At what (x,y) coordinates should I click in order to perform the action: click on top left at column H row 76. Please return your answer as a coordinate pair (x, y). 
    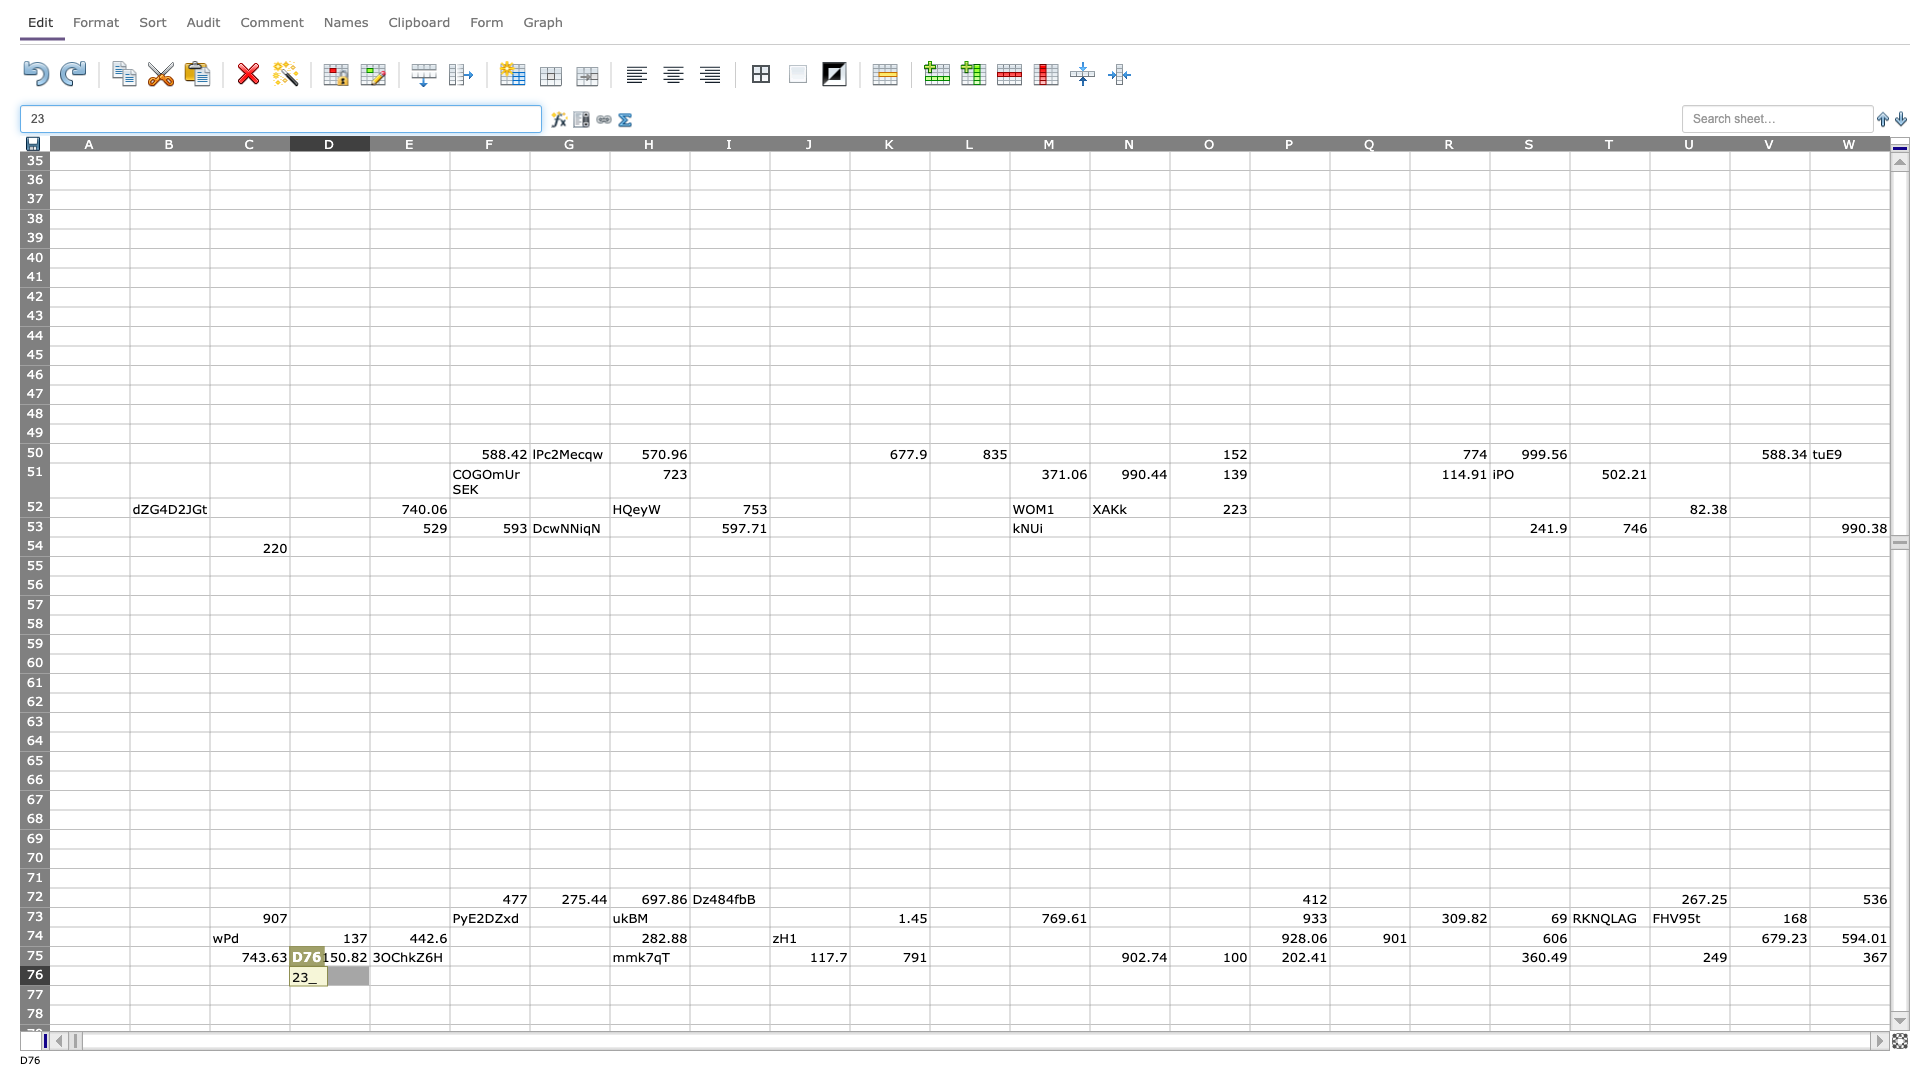
    Looking at the image, I should click on (608, 964).